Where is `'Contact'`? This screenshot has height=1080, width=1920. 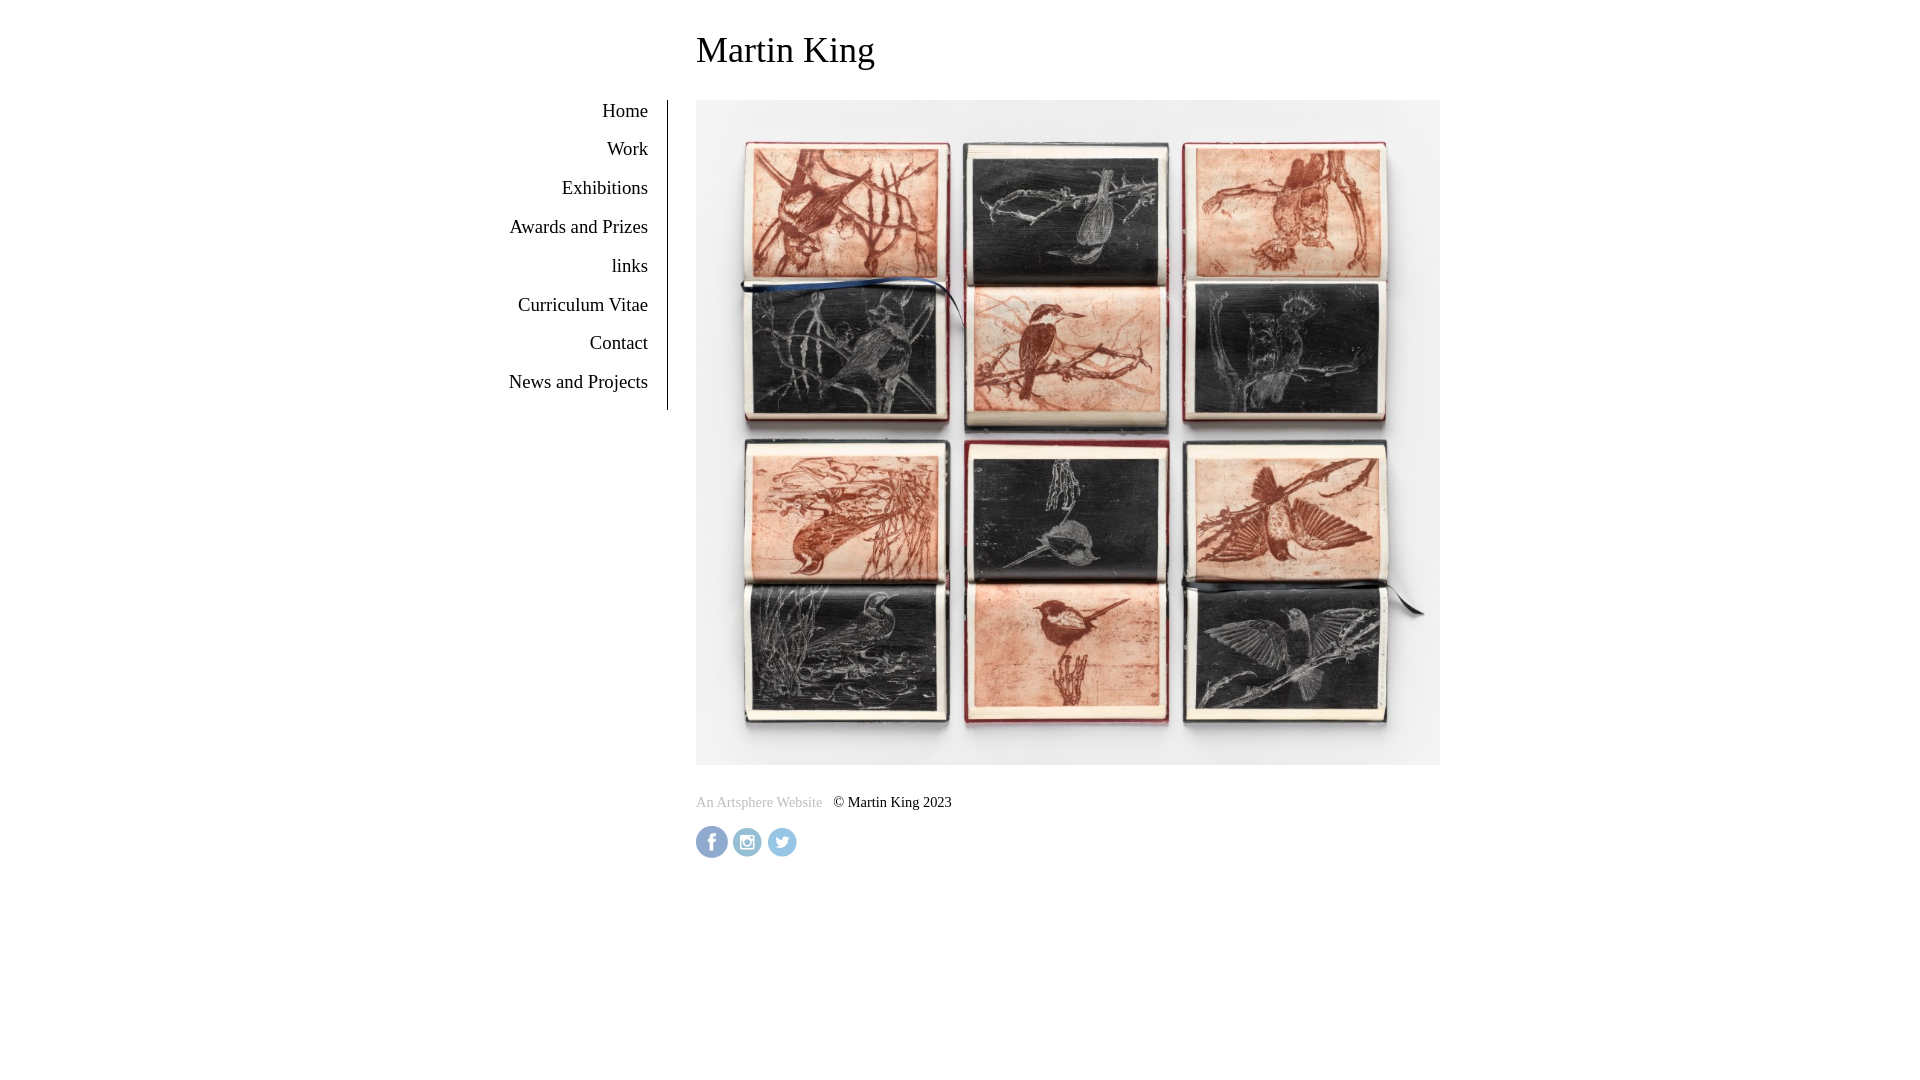 'Contact' is located at coordinates (618, 341).